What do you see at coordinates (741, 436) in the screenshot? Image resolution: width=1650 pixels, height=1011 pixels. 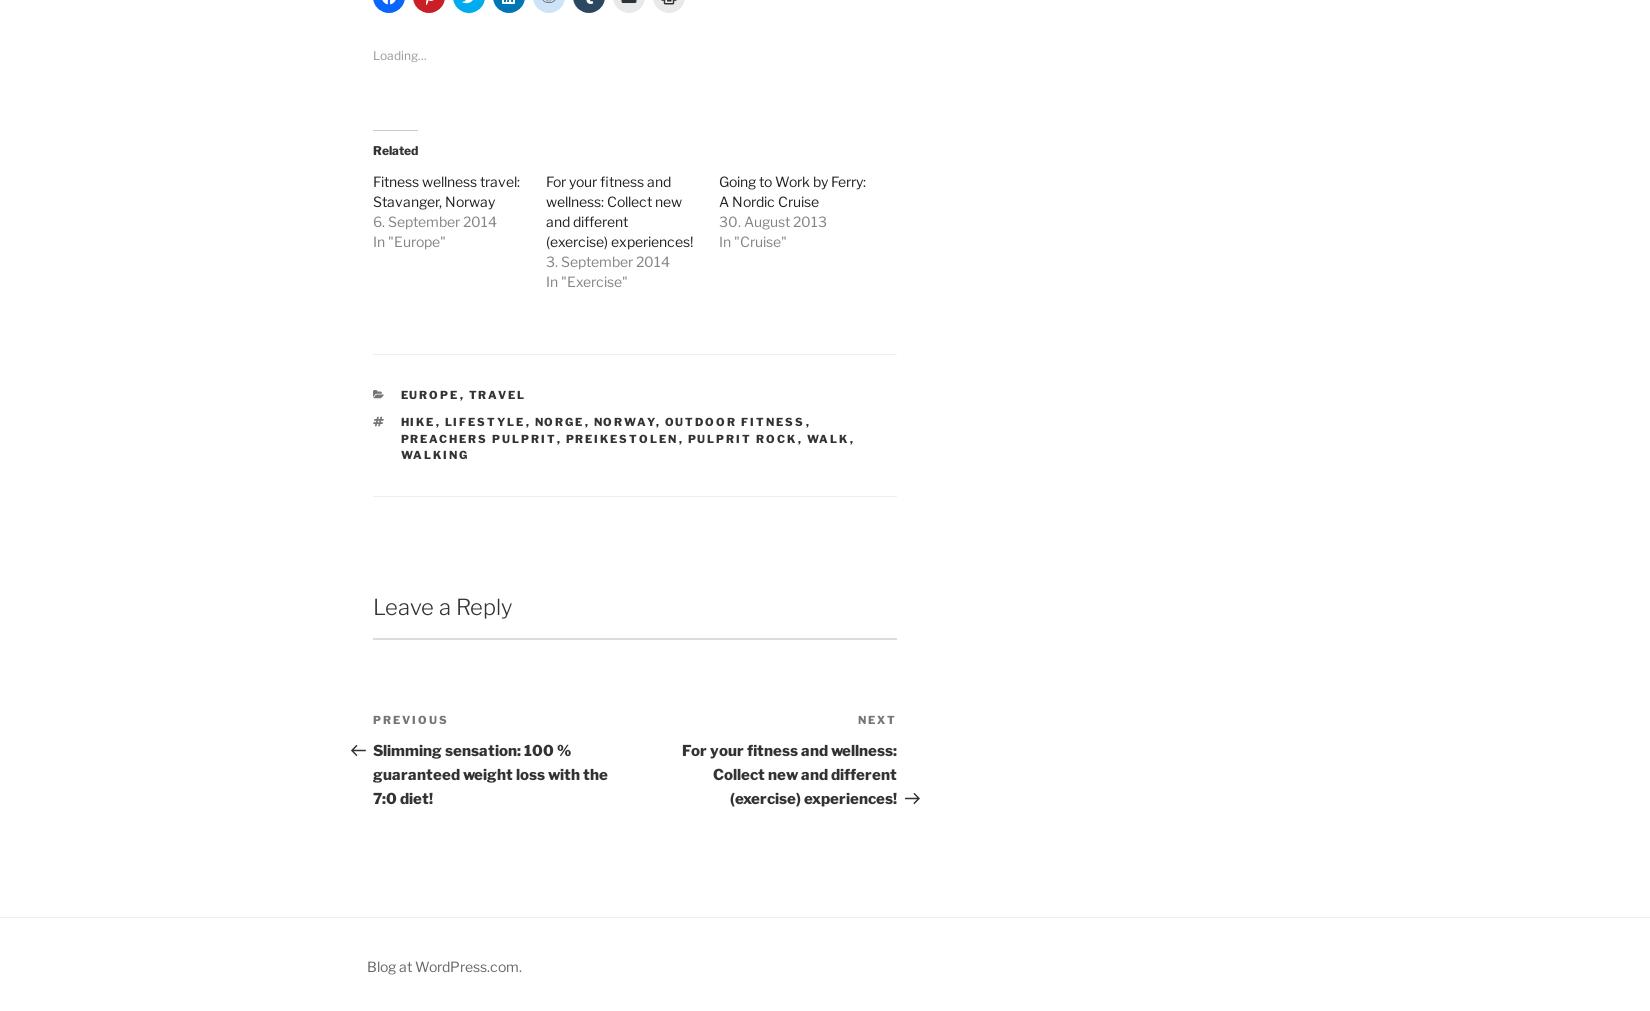 I see `'Pulprit Rock'` at bounding box center [741, 436].